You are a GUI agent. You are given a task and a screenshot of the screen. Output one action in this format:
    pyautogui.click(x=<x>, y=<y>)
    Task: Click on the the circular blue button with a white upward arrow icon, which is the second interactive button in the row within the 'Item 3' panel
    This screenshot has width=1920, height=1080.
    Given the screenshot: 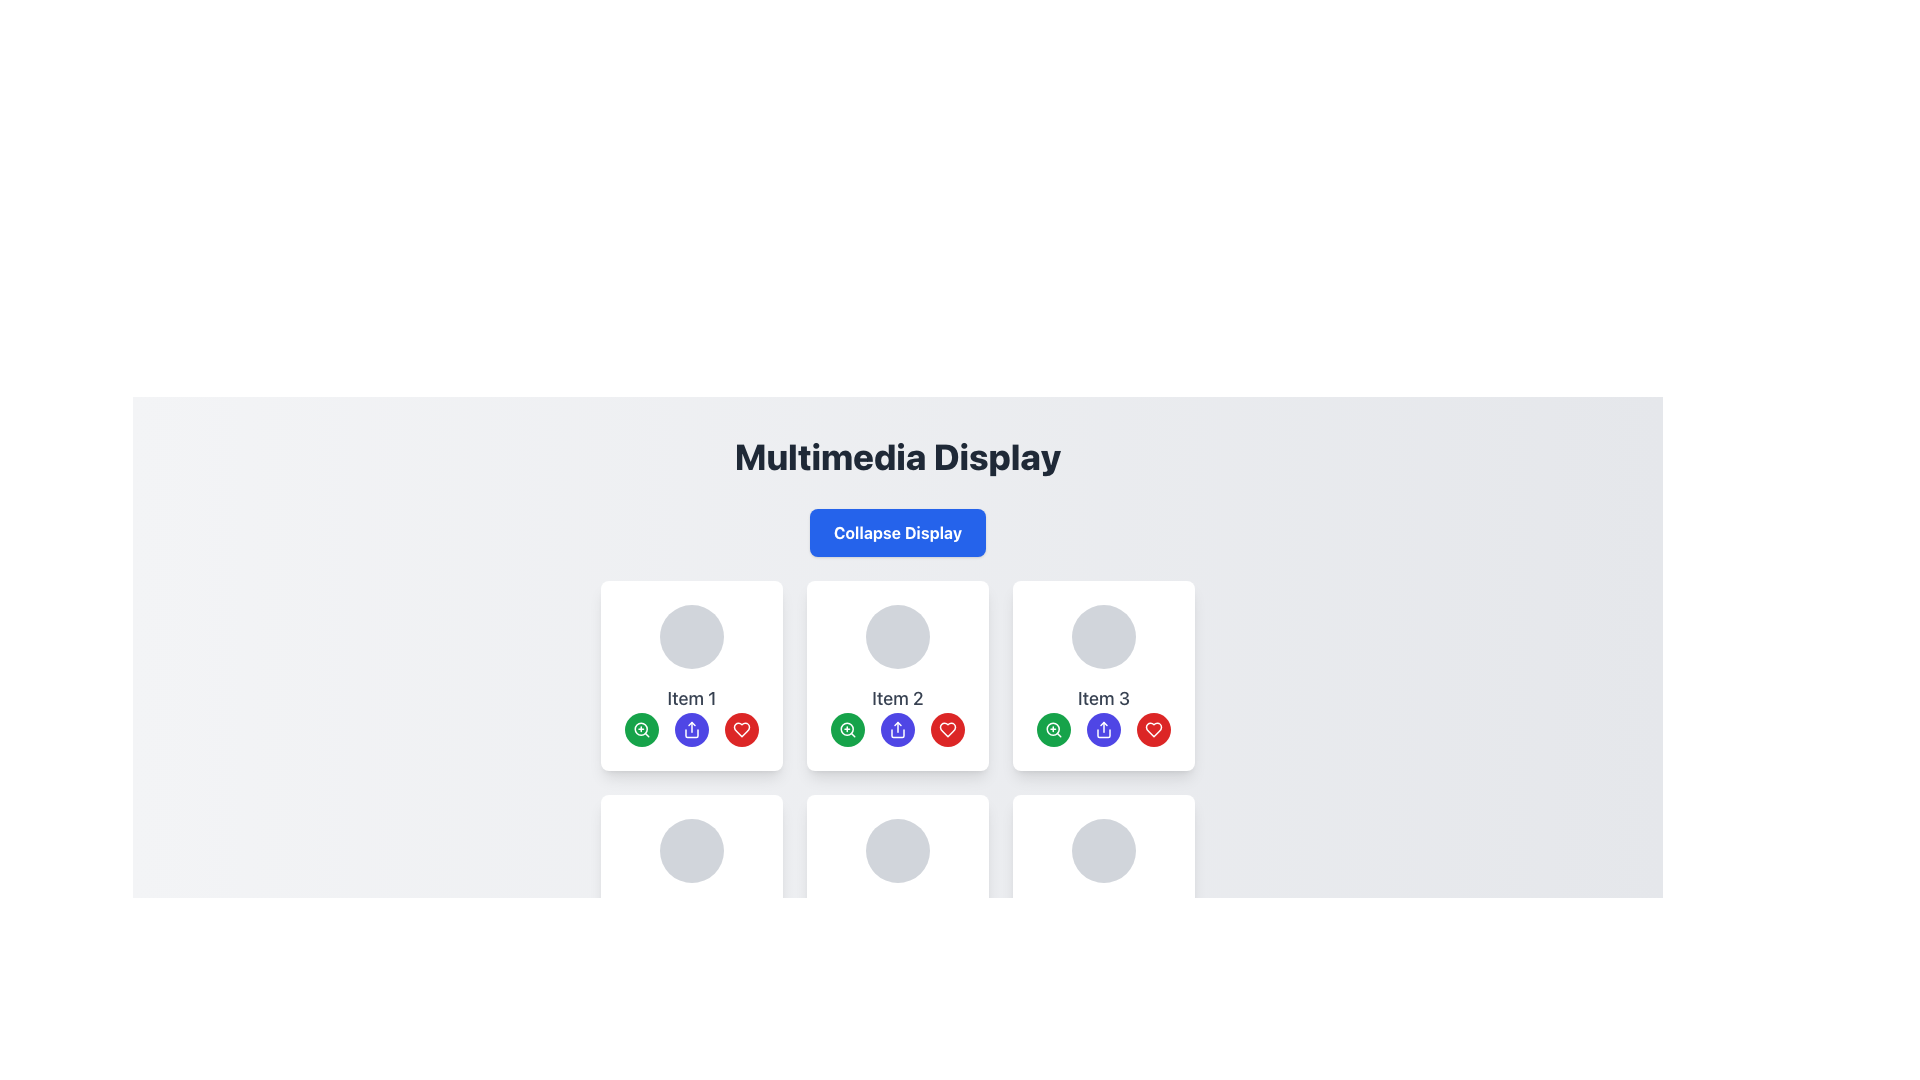 What is the action you would take?
    pyautogui.click(x=1103, y=729)
    